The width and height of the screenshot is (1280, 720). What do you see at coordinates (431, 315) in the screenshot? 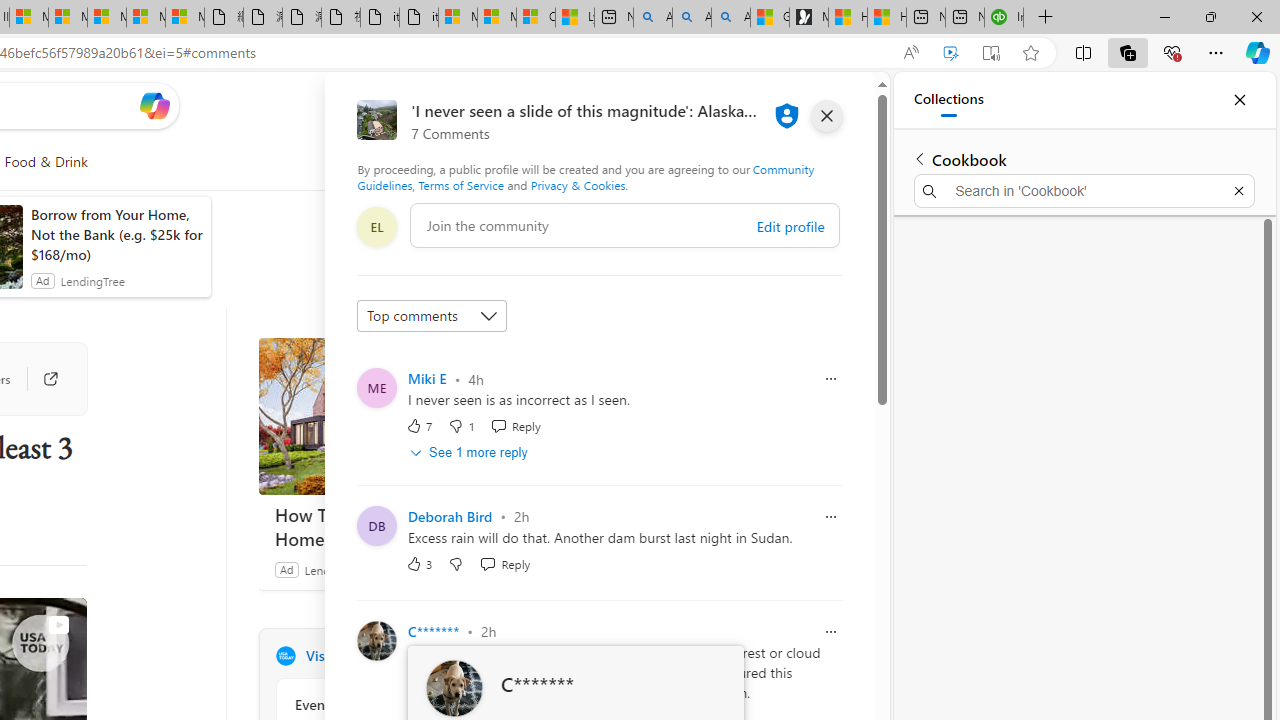
I see `'Sort comments by'` at bounding box center [431, 315].